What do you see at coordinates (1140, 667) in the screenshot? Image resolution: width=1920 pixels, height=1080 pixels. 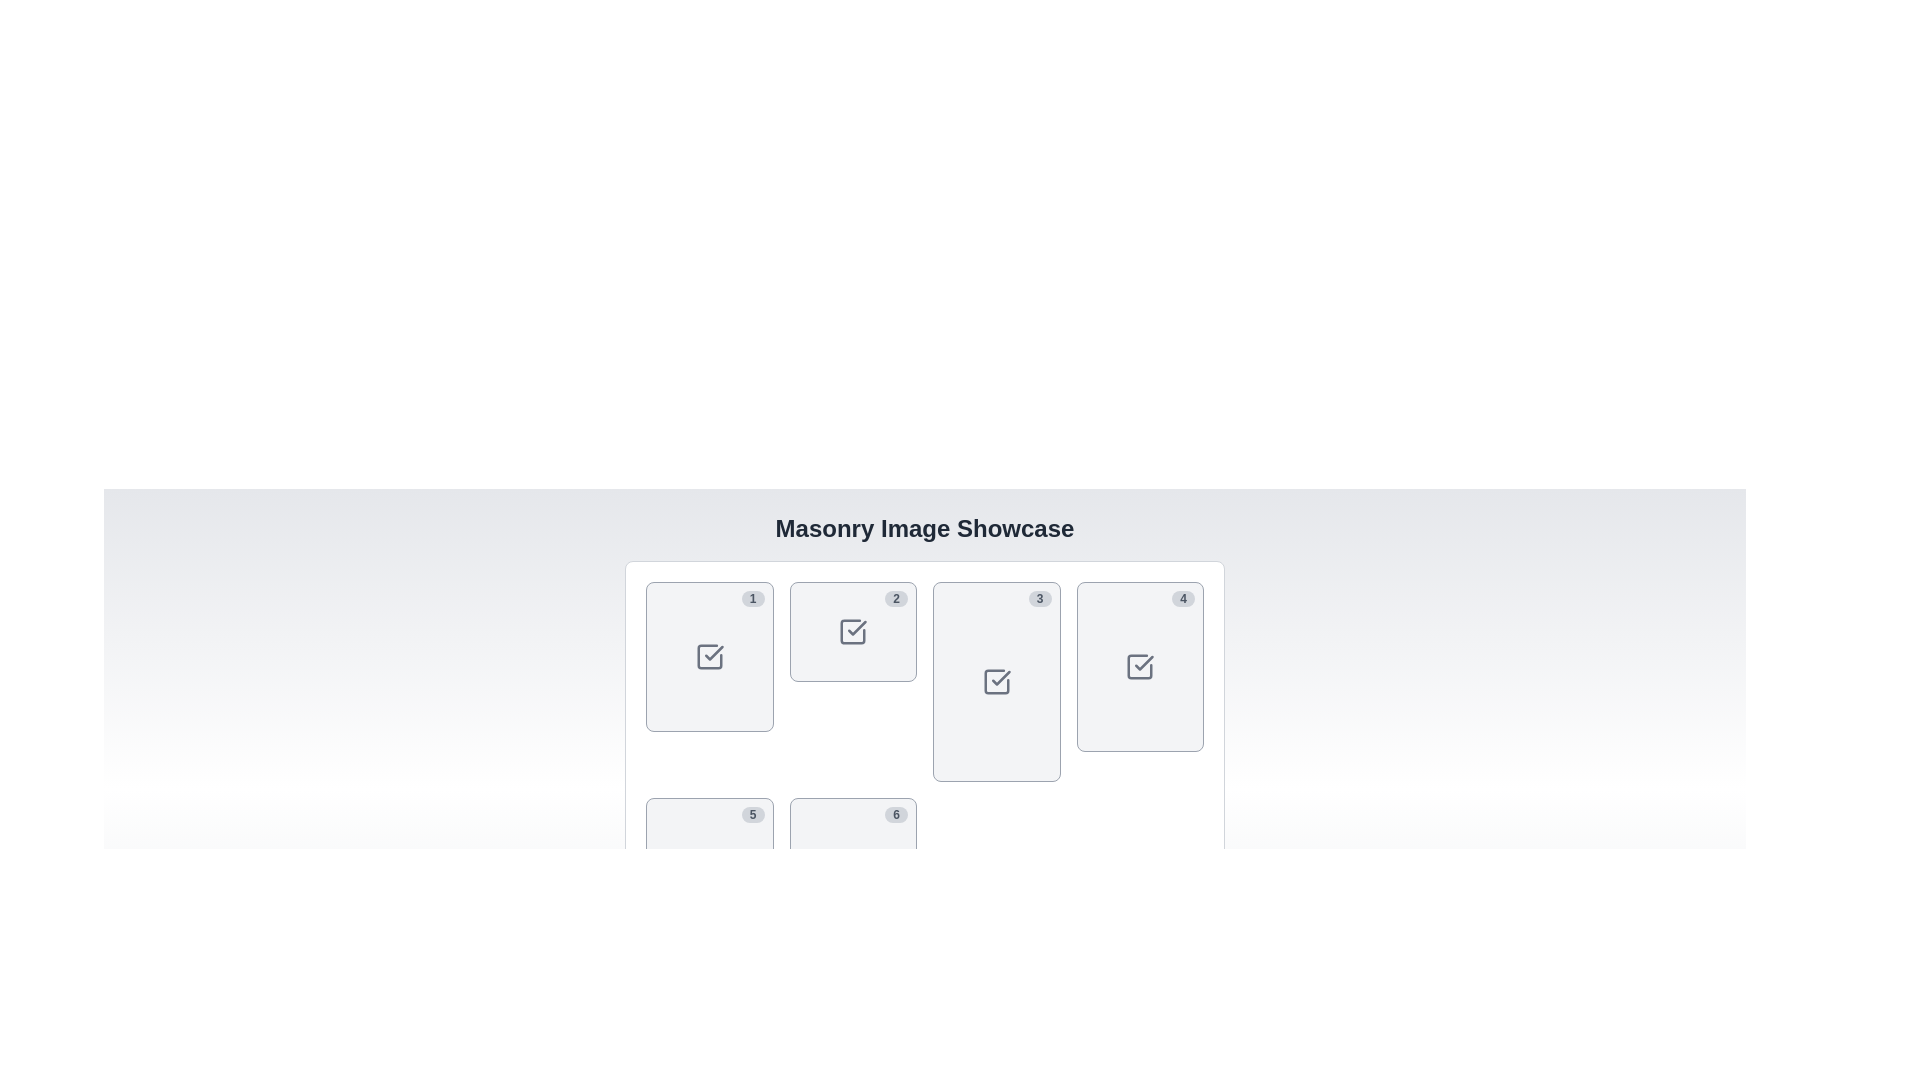 I see `the fourth card element in a grid layout, which serves as a visual card component representing an item or selection option` at bounding box center [1140, 667].